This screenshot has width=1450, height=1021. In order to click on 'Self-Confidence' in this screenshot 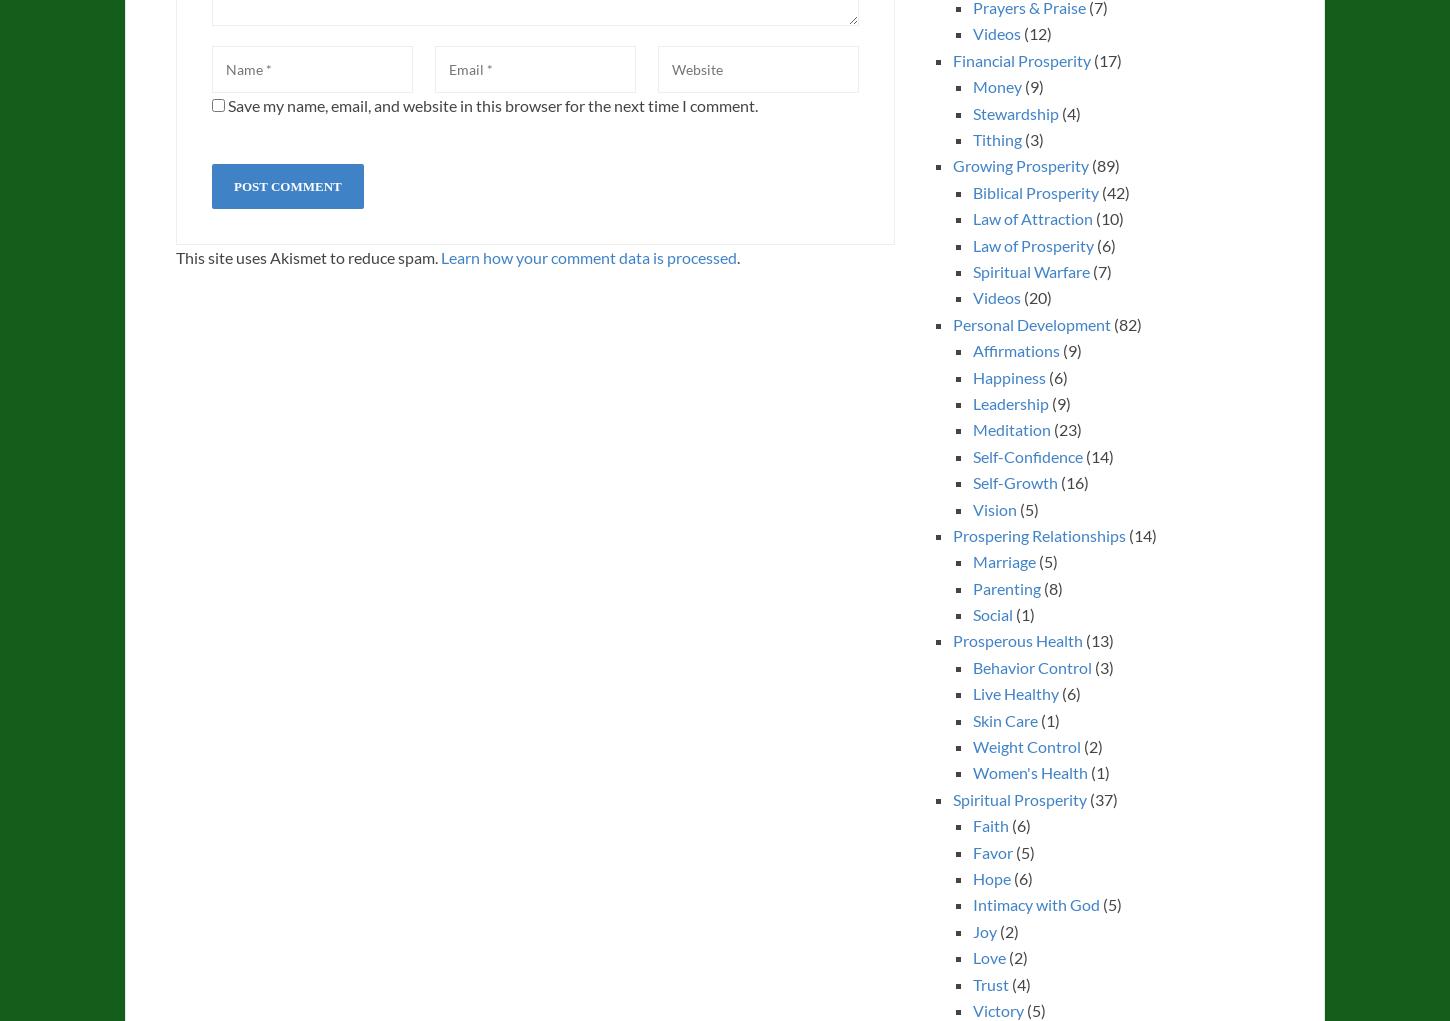, I will do `click(971, 455)`.